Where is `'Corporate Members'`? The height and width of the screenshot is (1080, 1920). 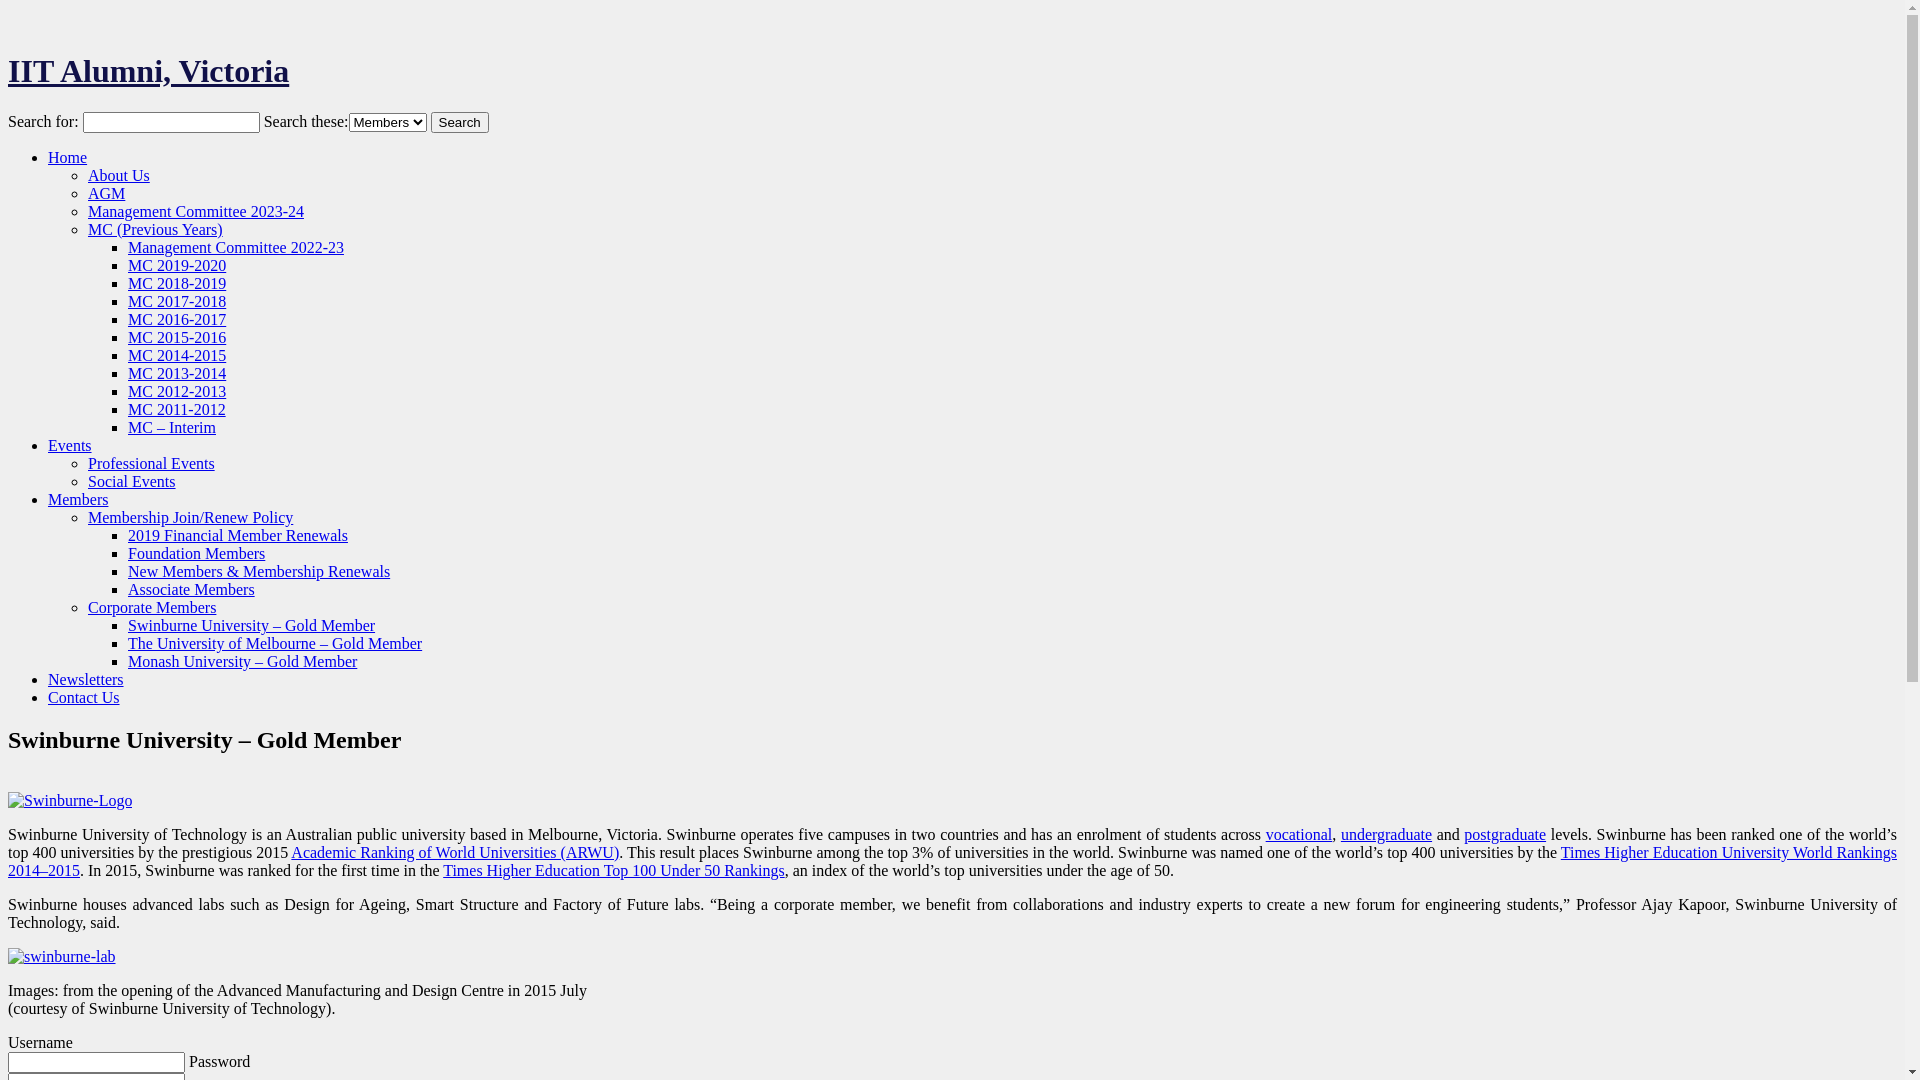
'Corporate Members' is located at coordinates (86, 606).